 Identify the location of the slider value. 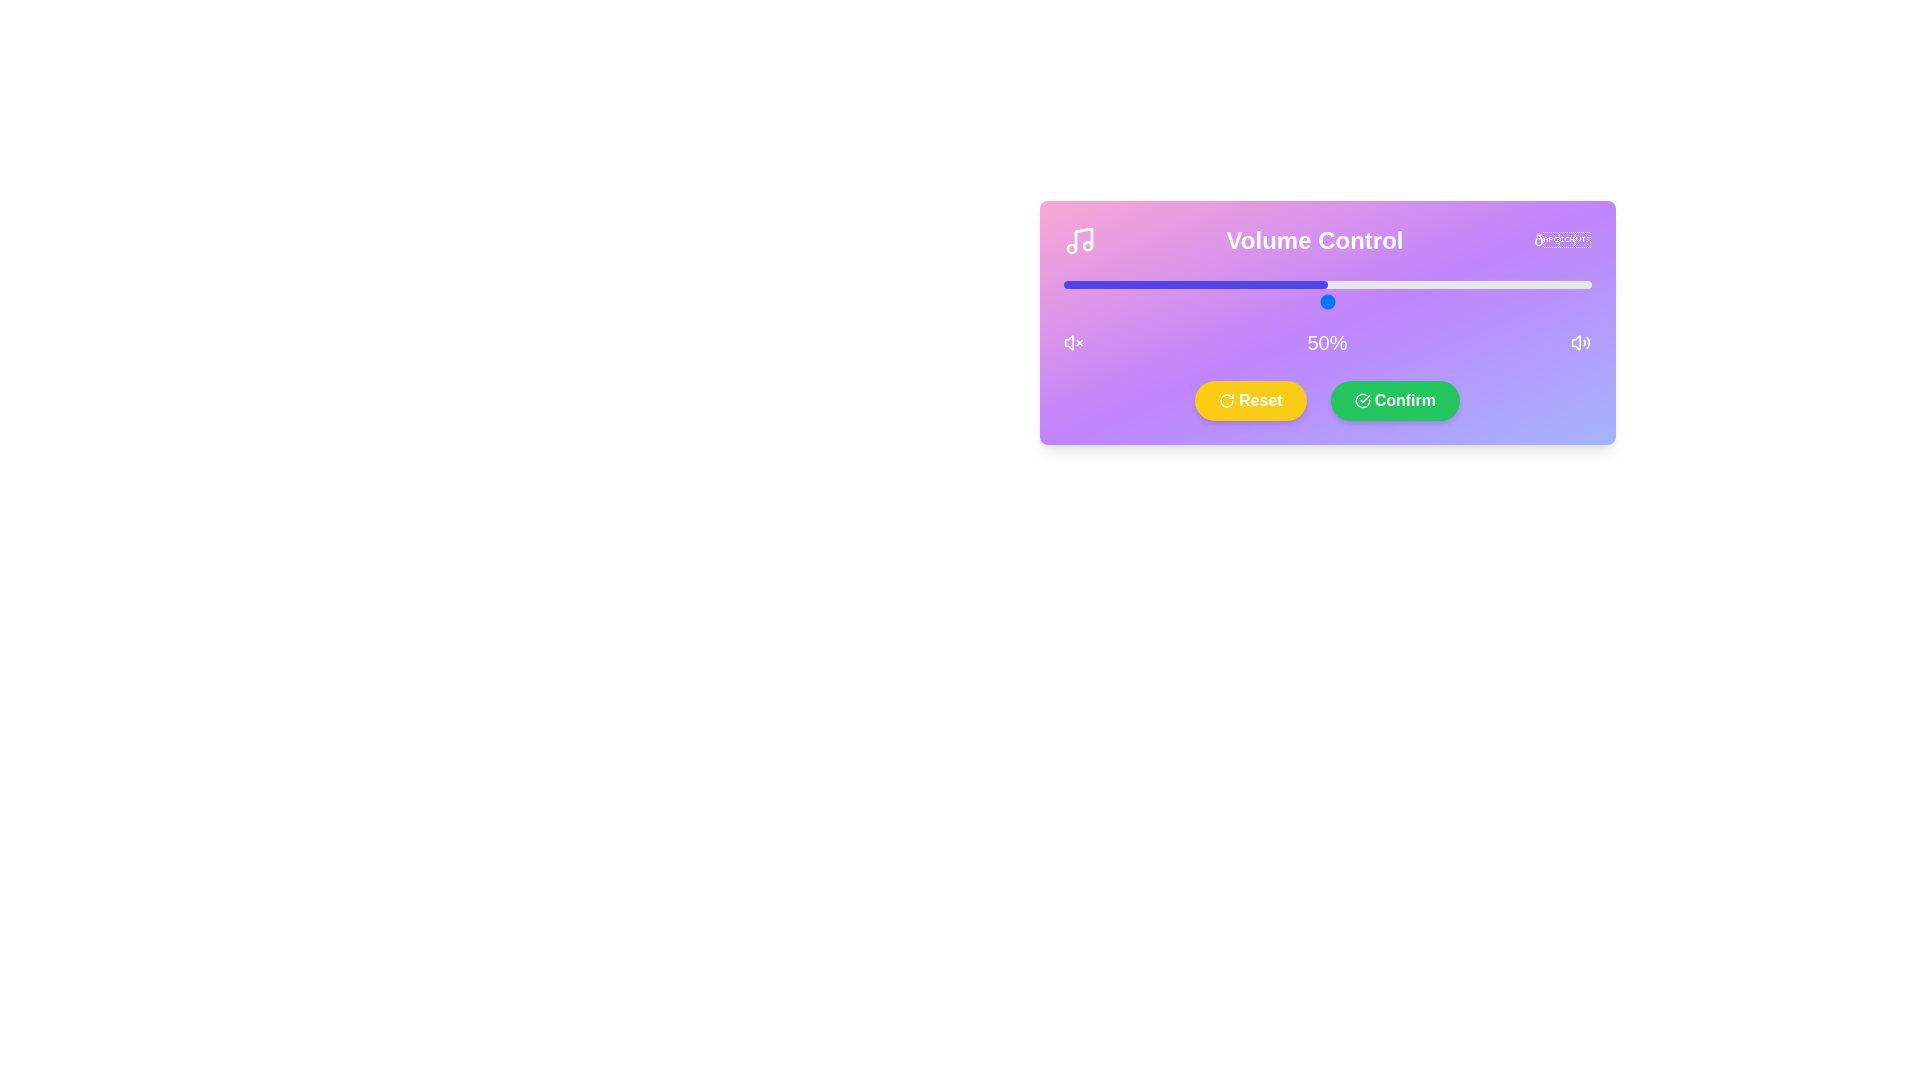
(1295, 285).